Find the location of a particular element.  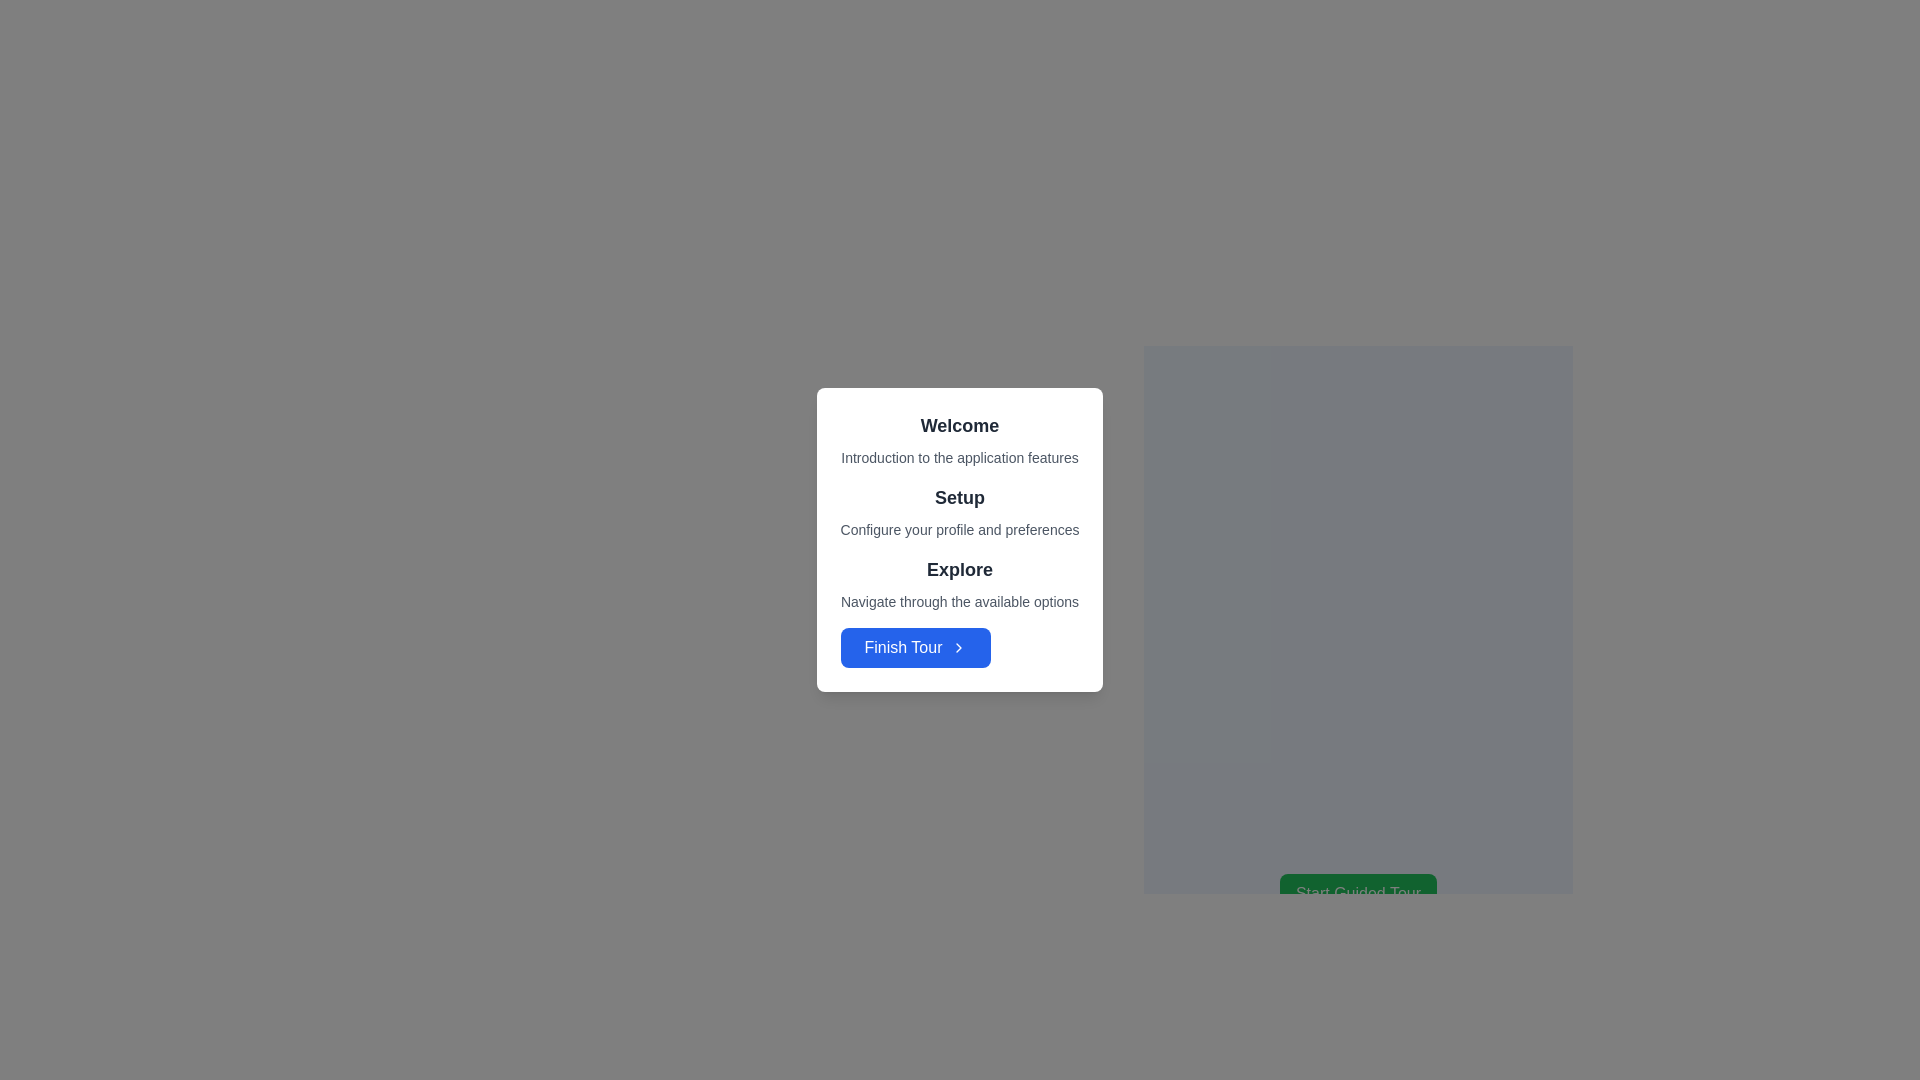

informational text that provides a brief introduction about the application's features, positioned below the 'Welcome' text is located at coordinates (960, 458).